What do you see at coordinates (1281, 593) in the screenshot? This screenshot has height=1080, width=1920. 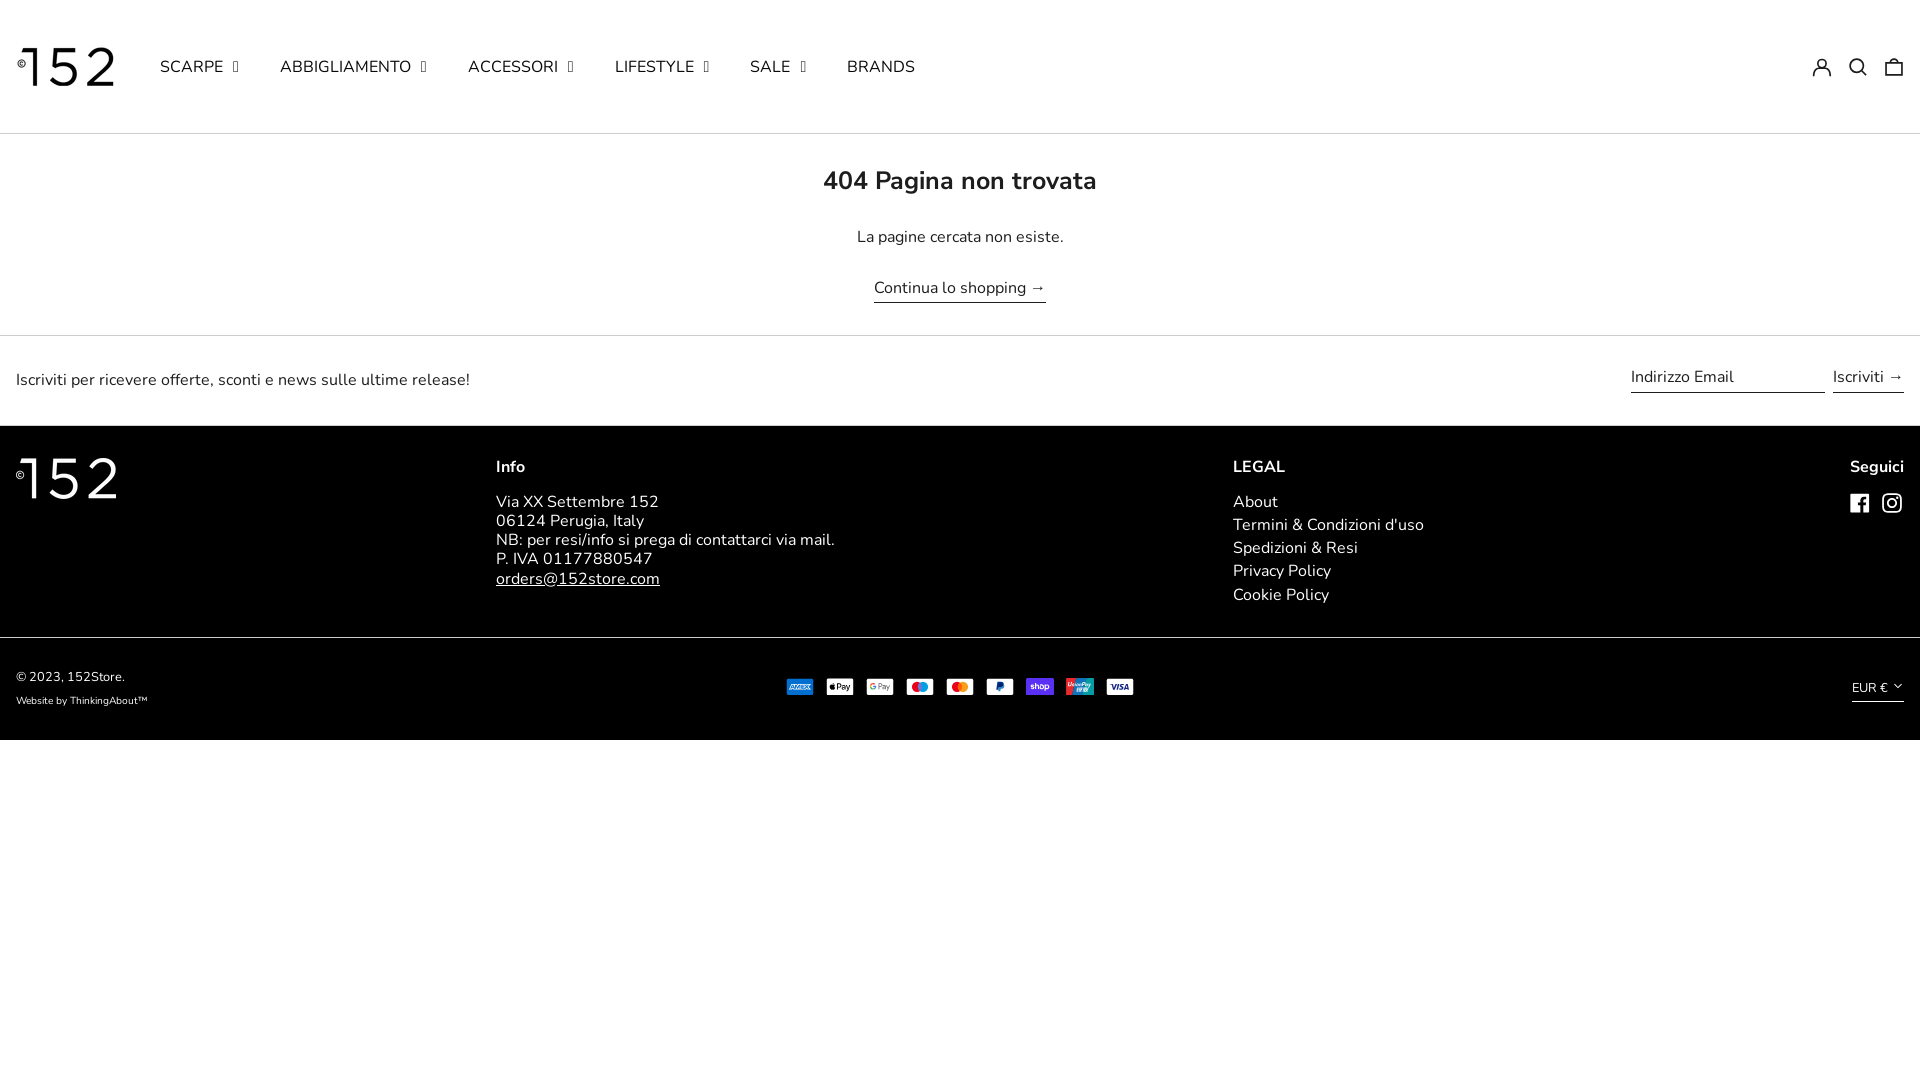 I see `'Cookie Policy'` at bounding box center [1281, 593].